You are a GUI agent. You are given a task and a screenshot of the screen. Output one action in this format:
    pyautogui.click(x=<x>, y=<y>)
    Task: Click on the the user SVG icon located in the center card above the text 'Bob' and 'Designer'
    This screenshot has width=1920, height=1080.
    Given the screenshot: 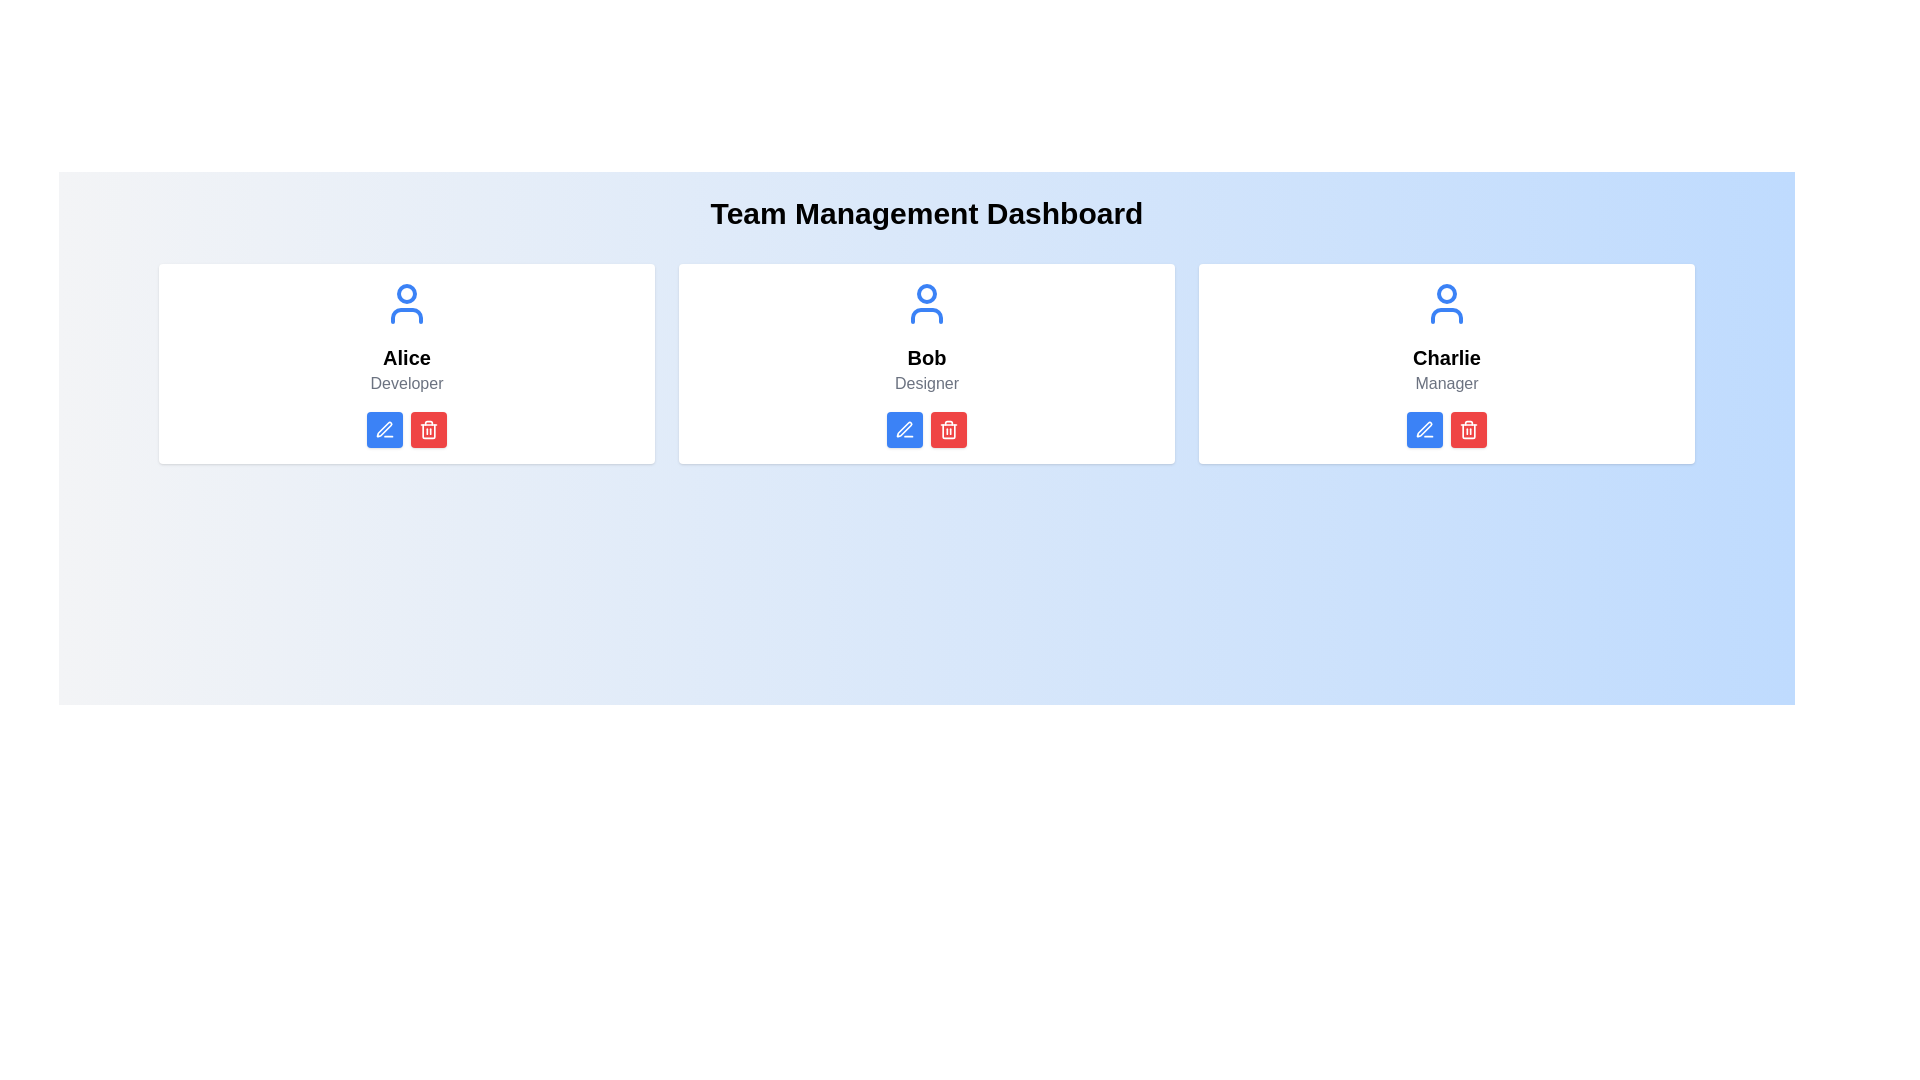 What is the action you would take?
    pyautogui.click(x=925, y=304)
    